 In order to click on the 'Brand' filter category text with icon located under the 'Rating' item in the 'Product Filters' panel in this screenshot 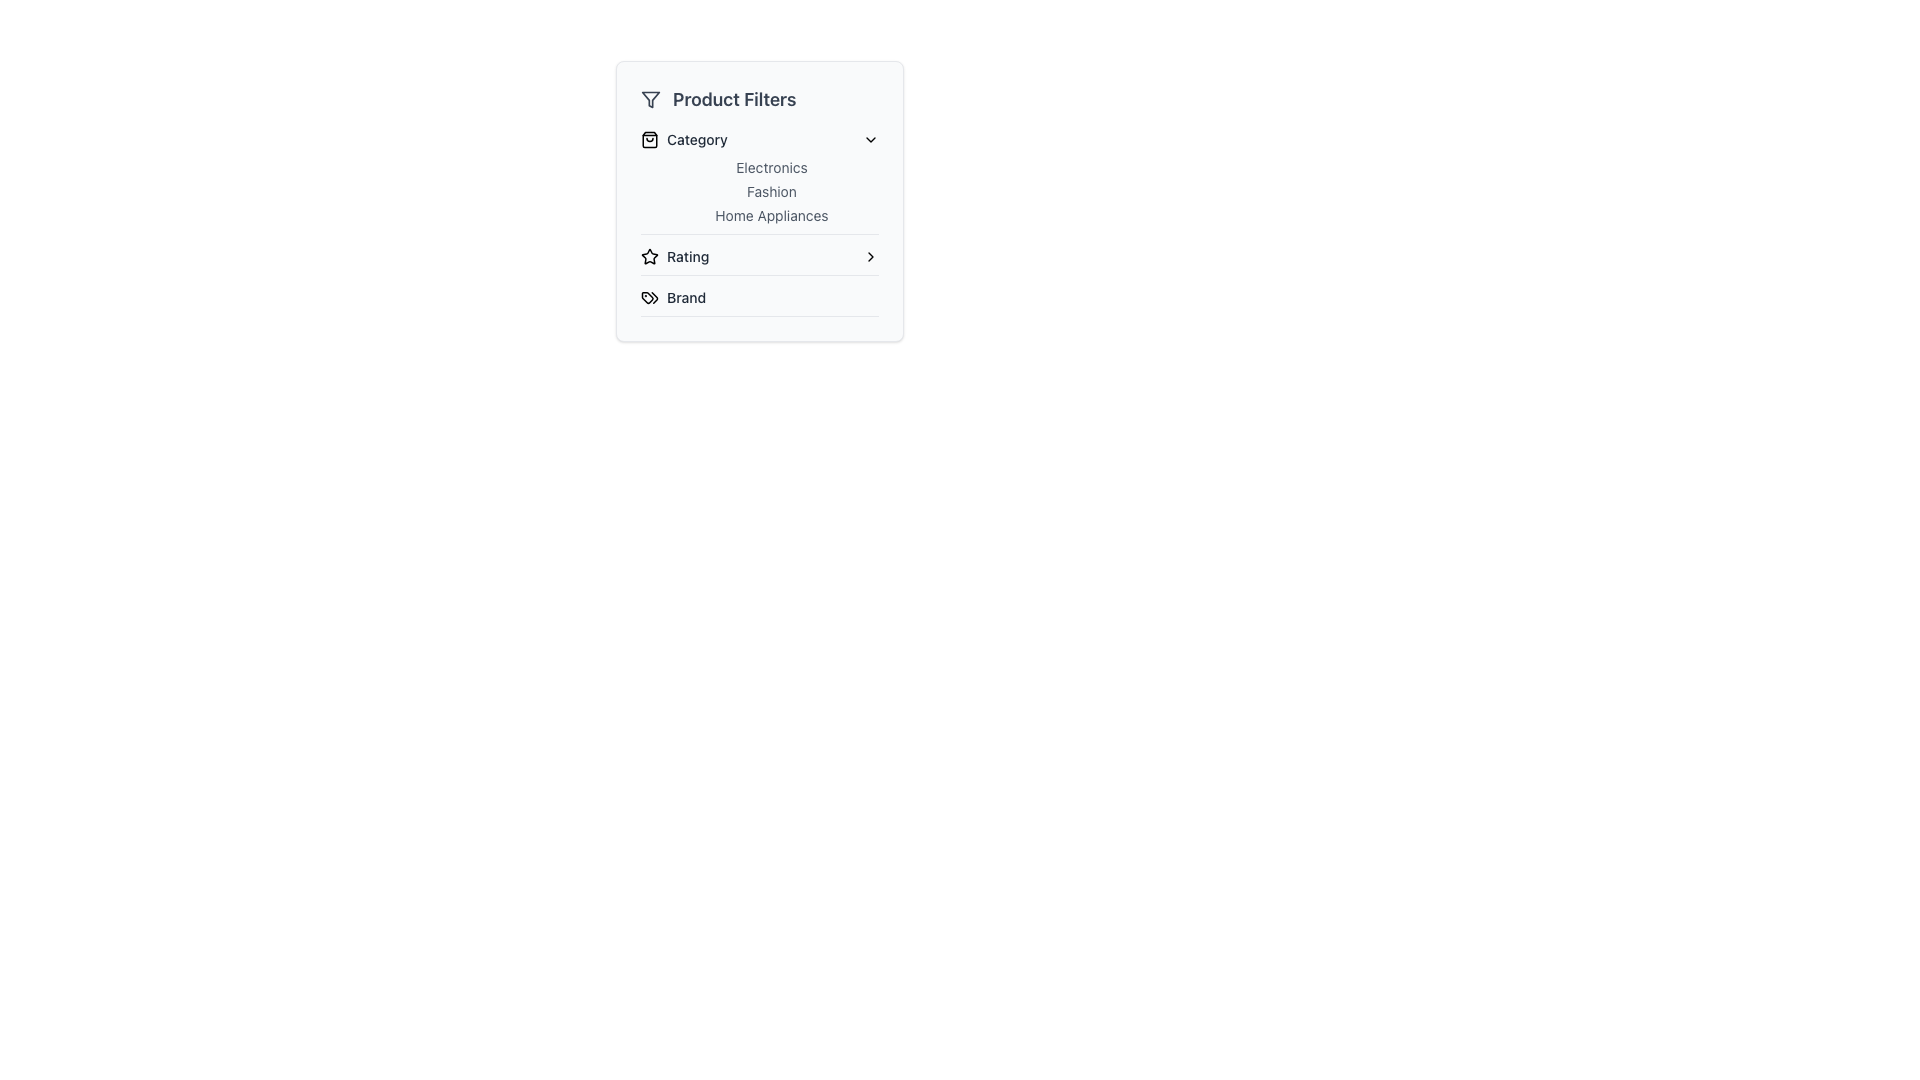, I will do `click(673, 297)`.